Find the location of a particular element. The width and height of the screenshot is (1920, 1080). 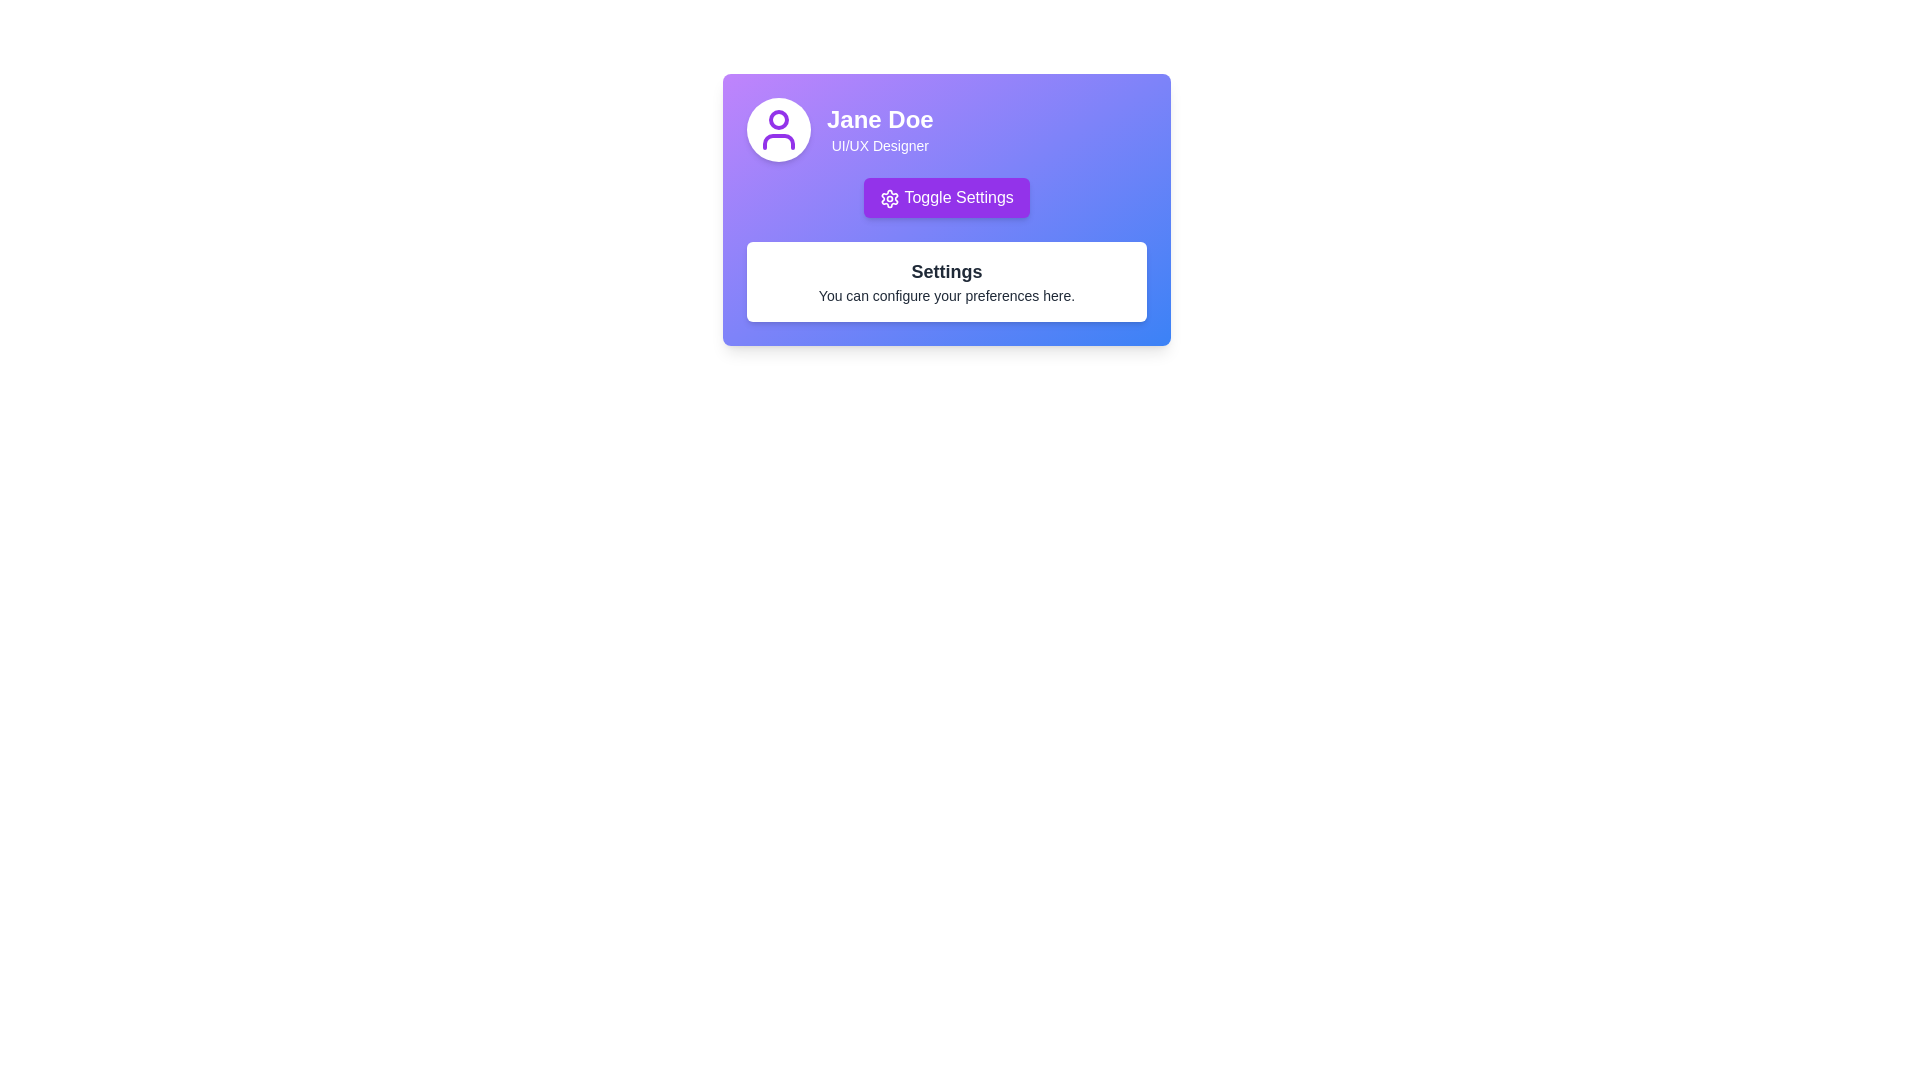

the SVG Circle element that represents a user avatar, which is located inside a purple-colored circle at the top-left of the user card is located at coordinates (777, 119).